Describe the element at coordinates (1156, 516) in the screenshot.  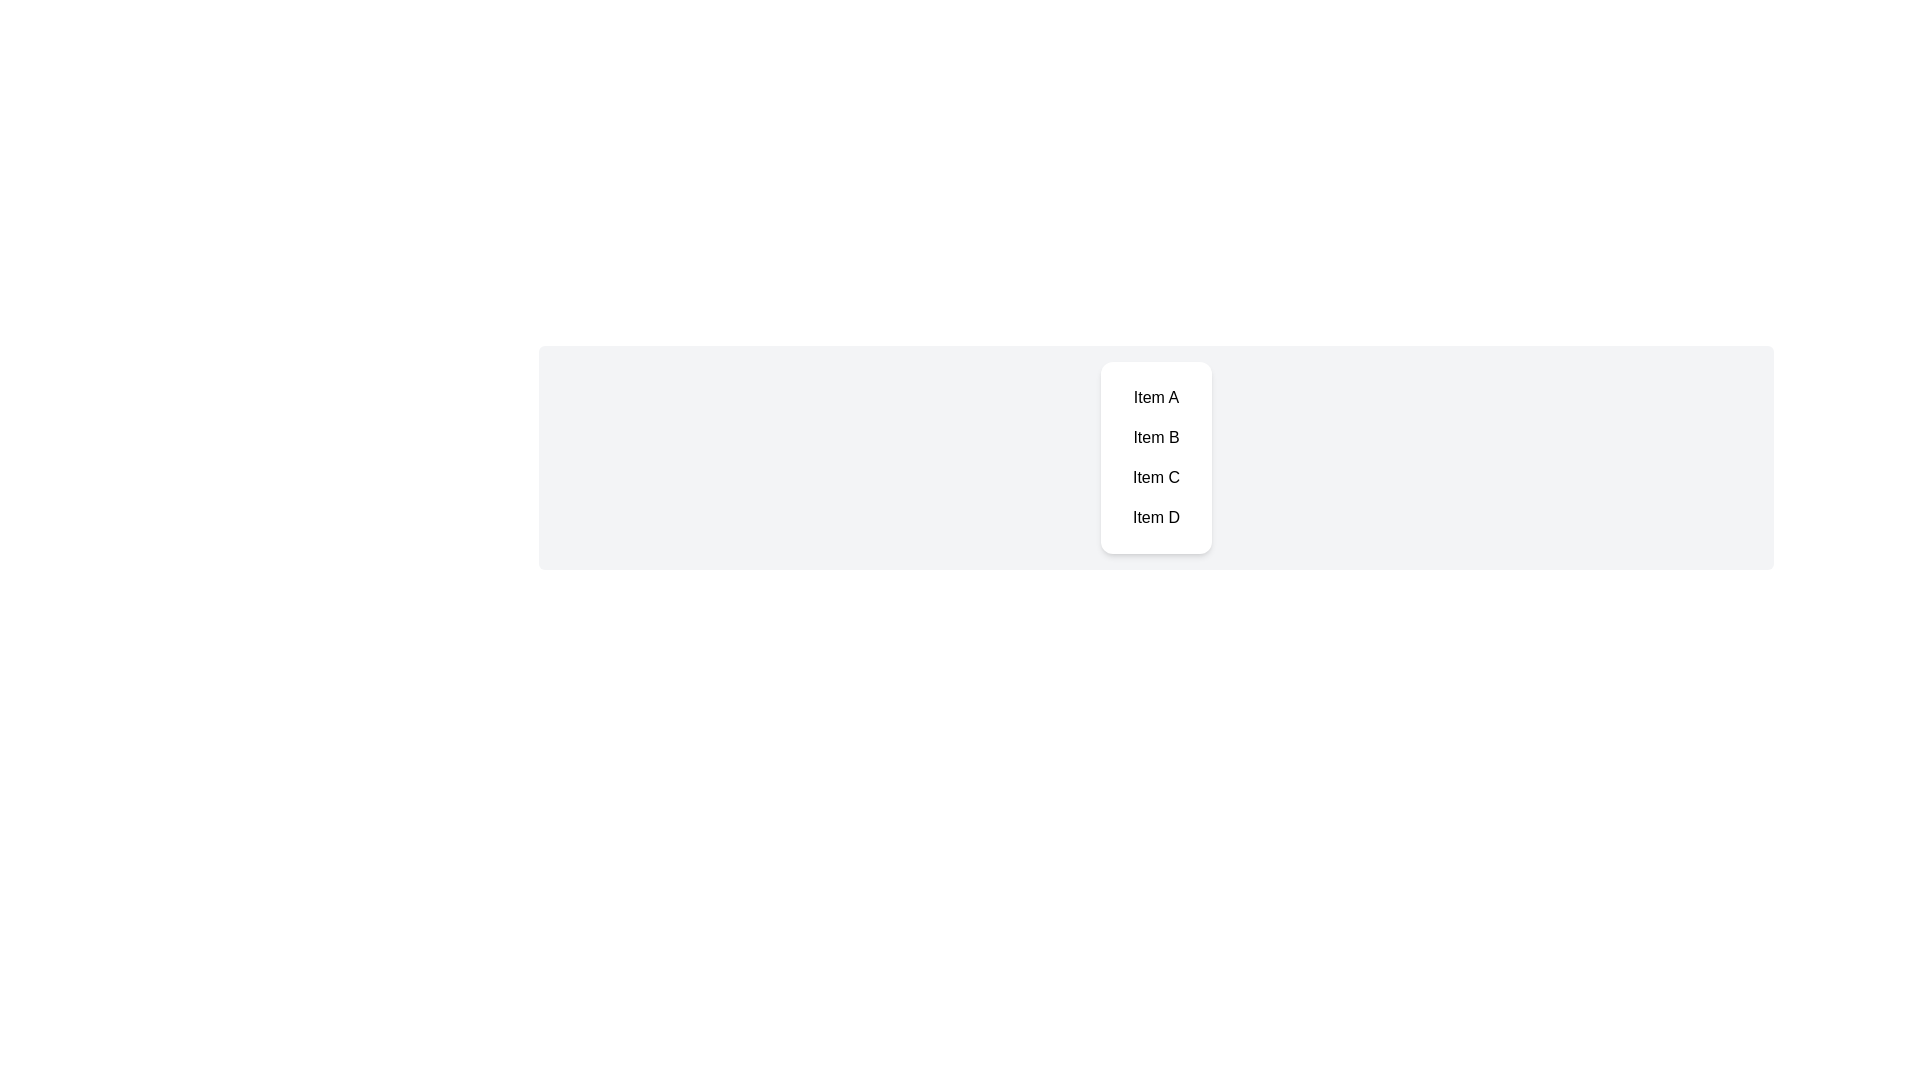
I see `the item labeled Item D to observe its hover effect` at that location.